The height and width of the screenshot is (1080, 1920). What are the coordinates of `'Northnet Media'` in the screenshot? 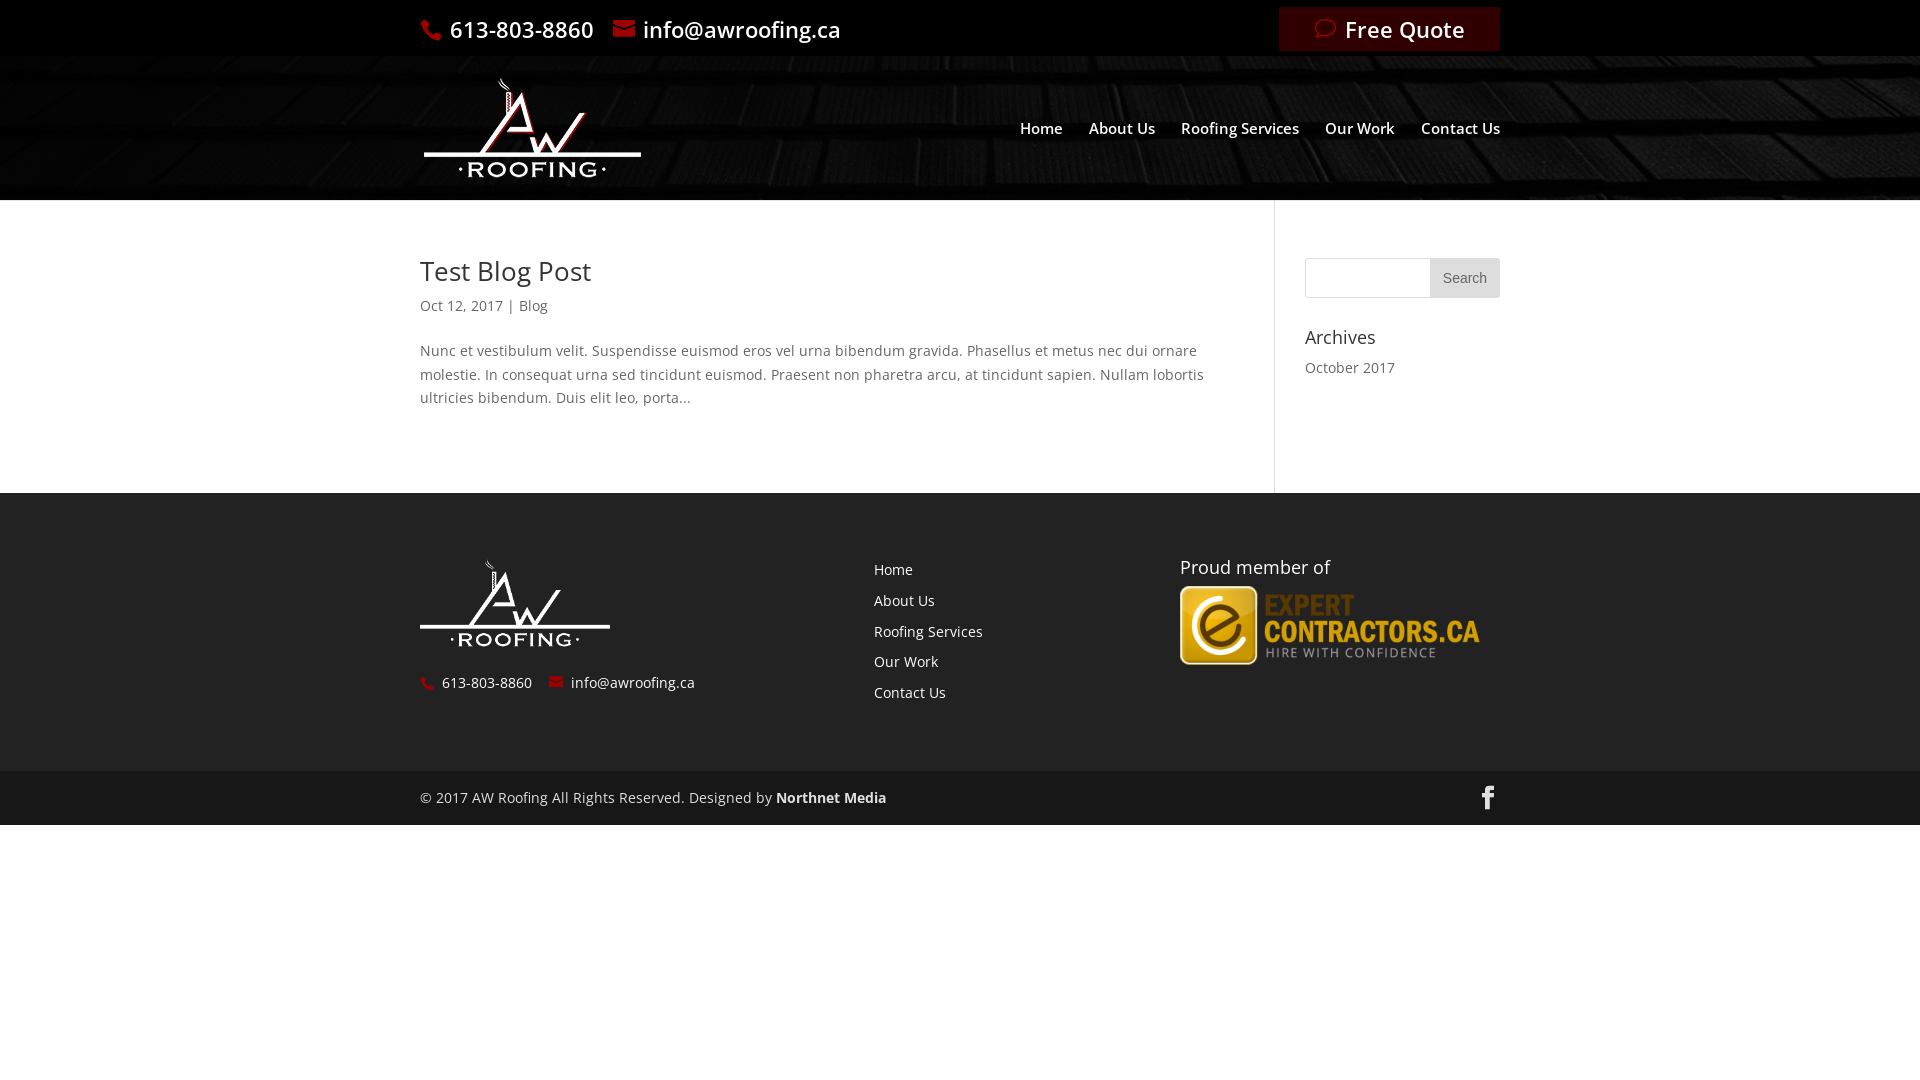 It's located at (830, 796).